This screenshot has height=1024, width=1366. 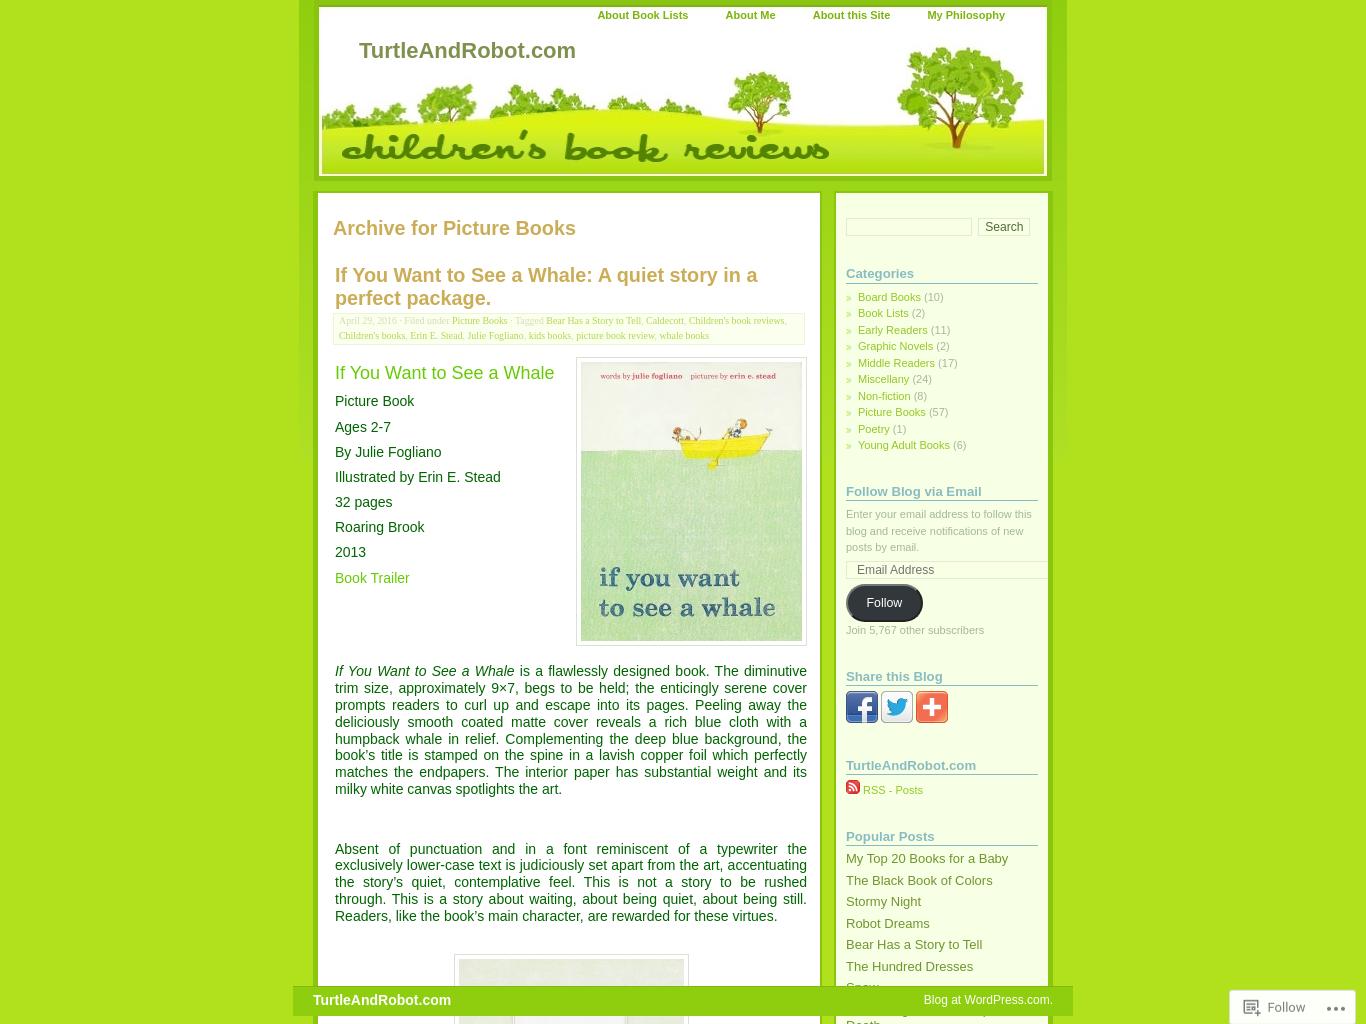 What do you see at coordinates (936, 410) in the screenshot?
I see `'(57)'` at bounding box center [936, 410].